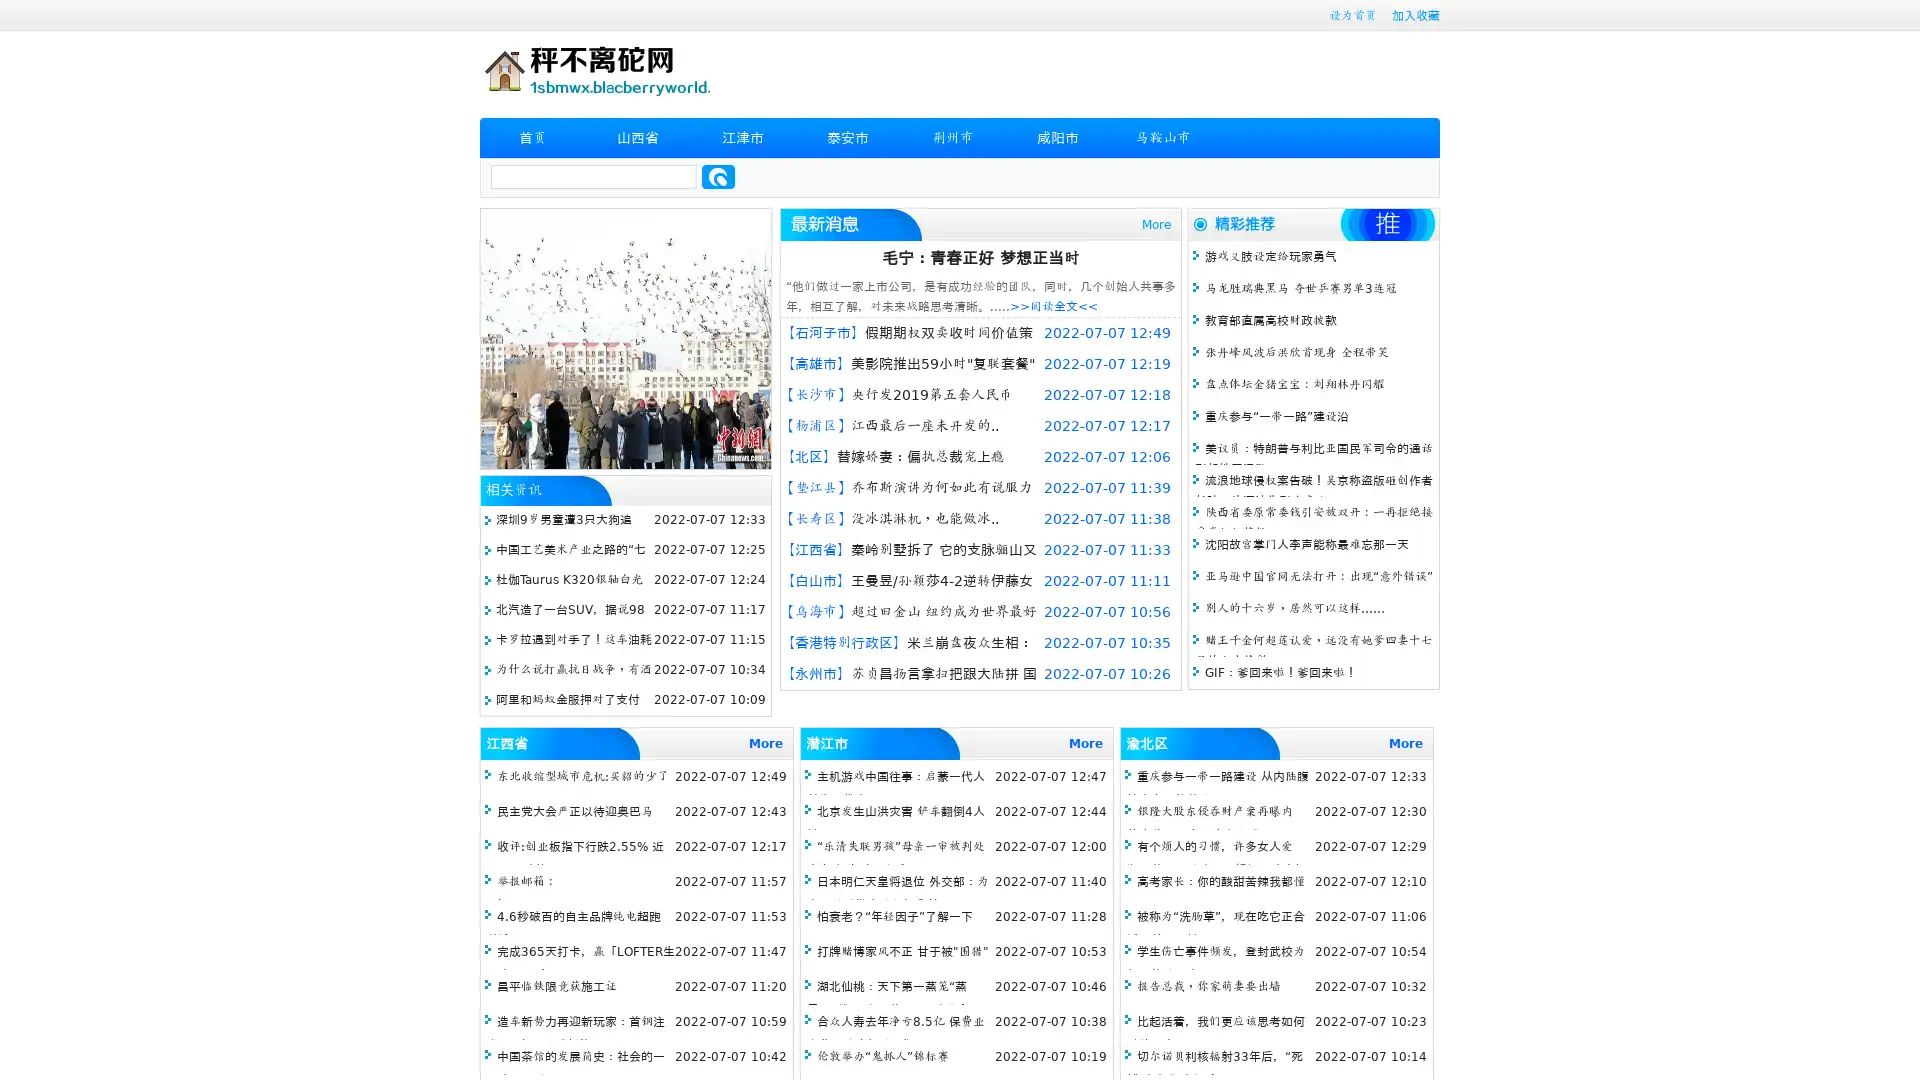 Image resolution: width=1920 pixels, height=1080 pixels. What do you see at coordinates (718, 176) in the screenshot?
I see `Search` at bounding box center [718, 176].